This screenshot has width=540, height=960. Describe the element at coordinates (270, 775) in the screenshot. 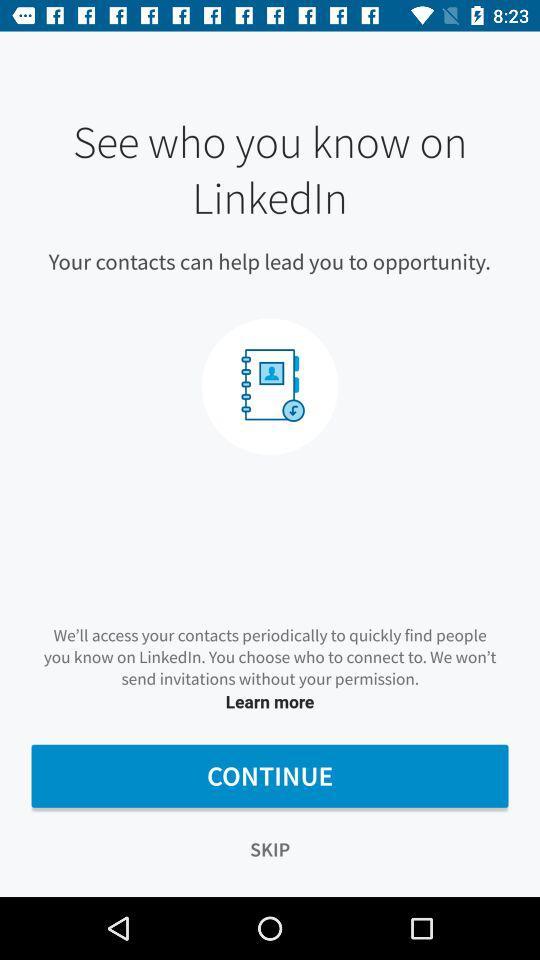

I see `the icon below learn more item` at that location.